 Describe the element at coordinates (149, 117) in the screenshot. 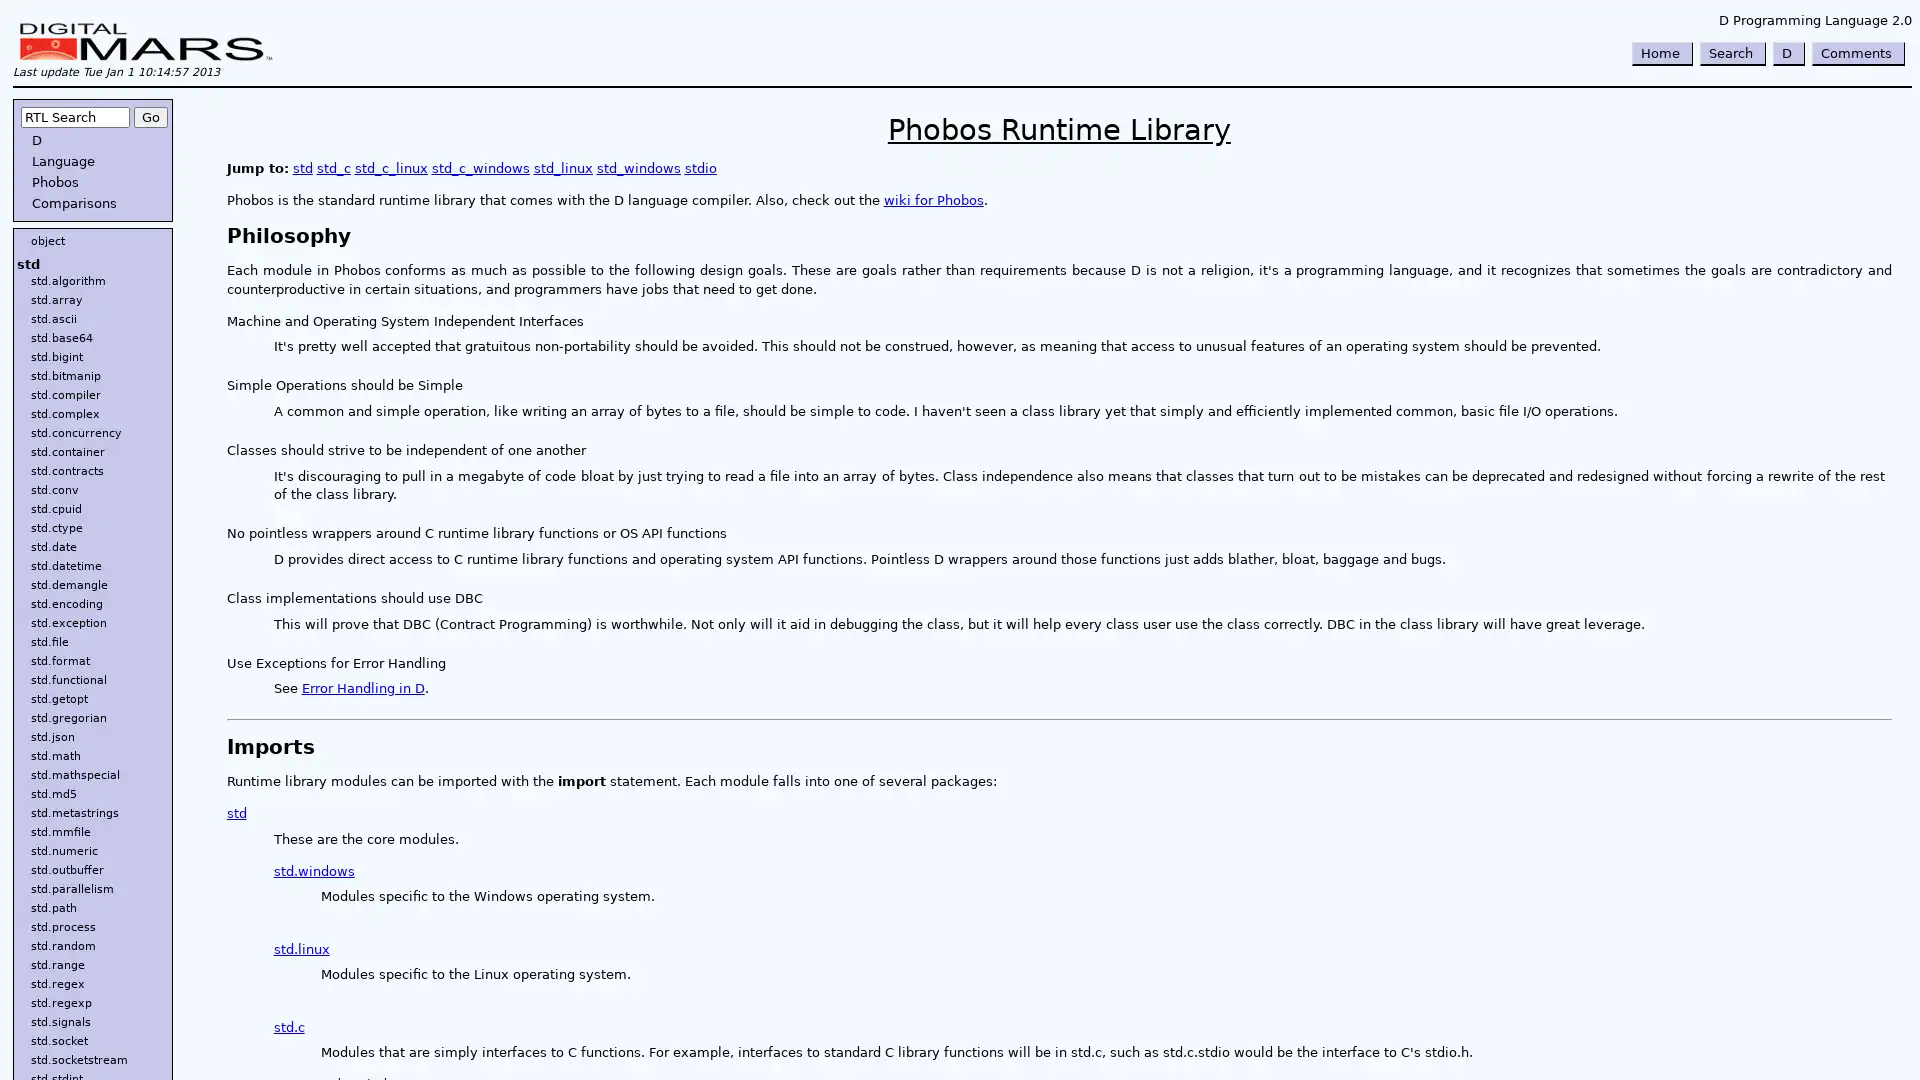

I see `Go` at that location.